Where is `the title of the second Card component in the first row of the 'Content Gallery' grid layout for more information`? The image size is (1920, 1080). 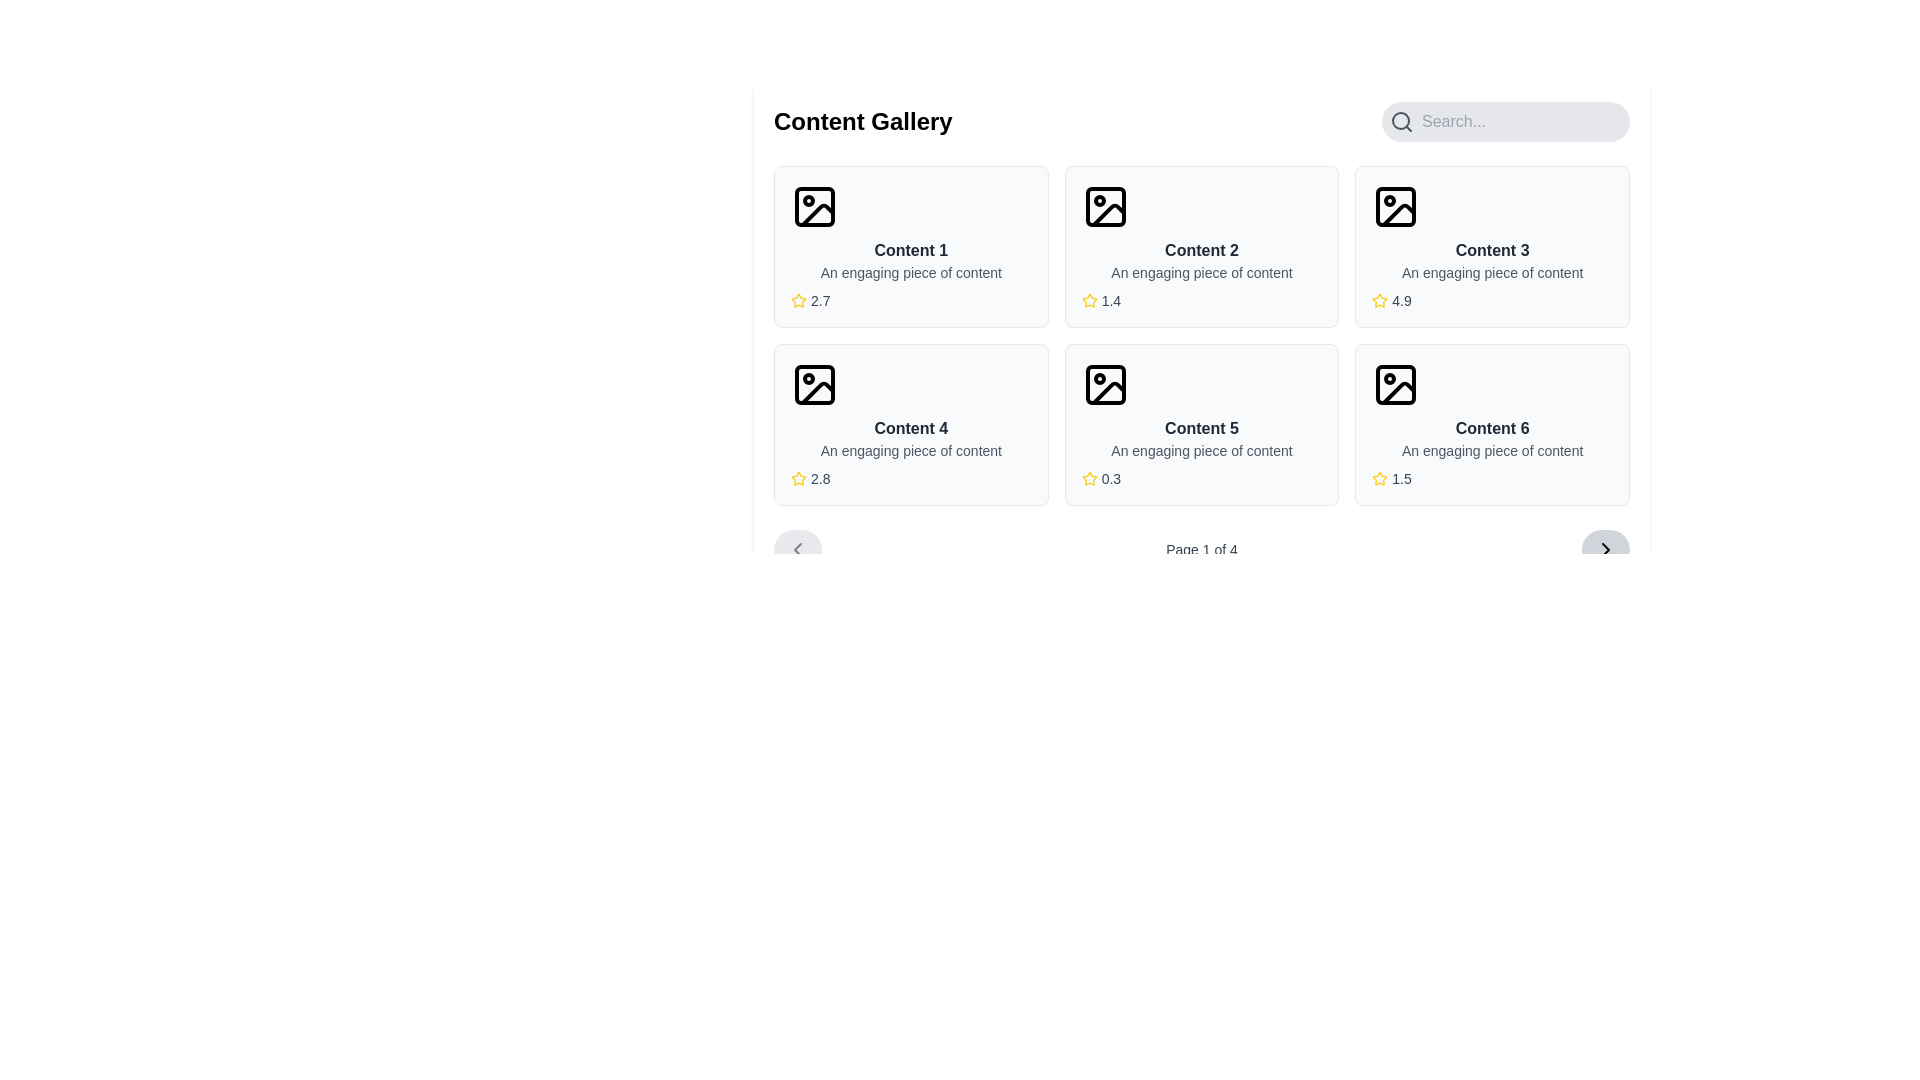
the title of the second Card component in the first row of the 'Content Gallery' grid layout for more information is located at coordinates (1200, 245).